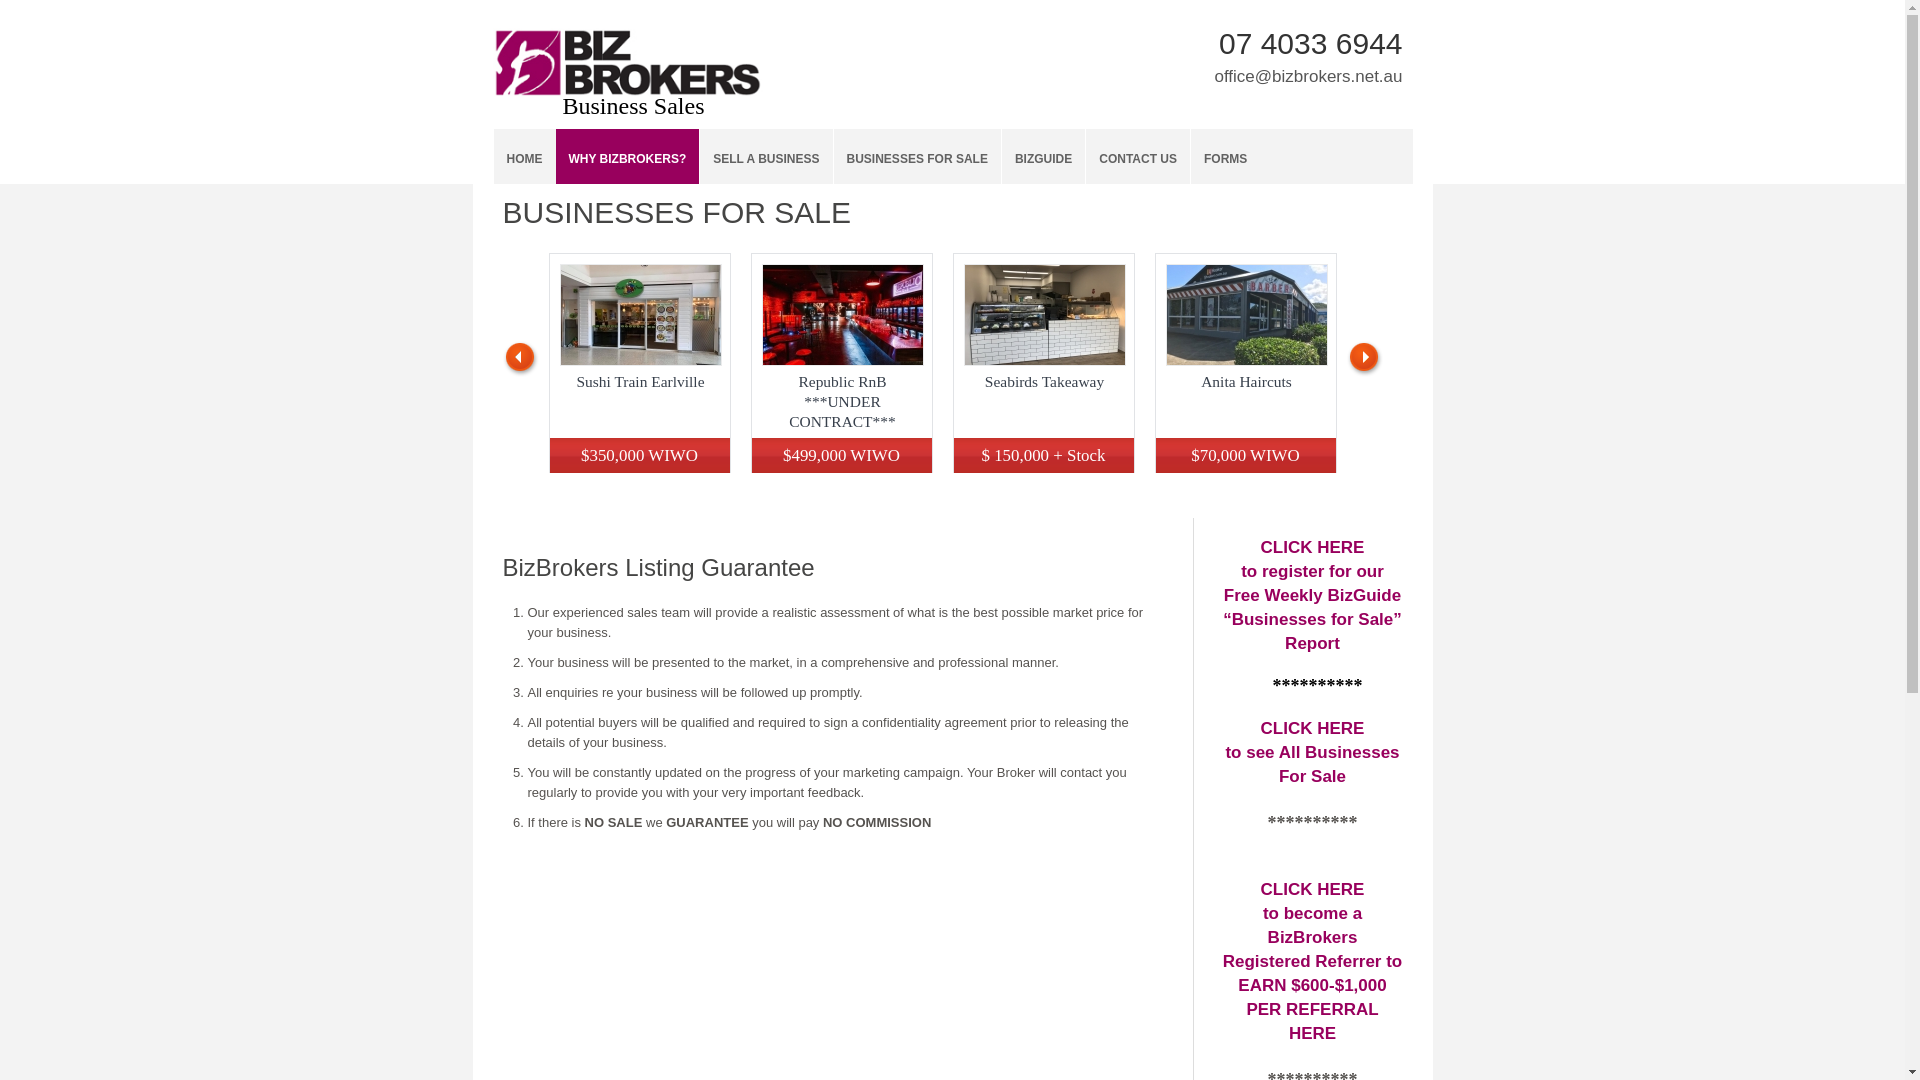 The width and height of the screenshot is (1920, 1080). Describe the element at coordinates (765, 155) in the screenshot. I see `'SELL A BUSINESS'` at that location.